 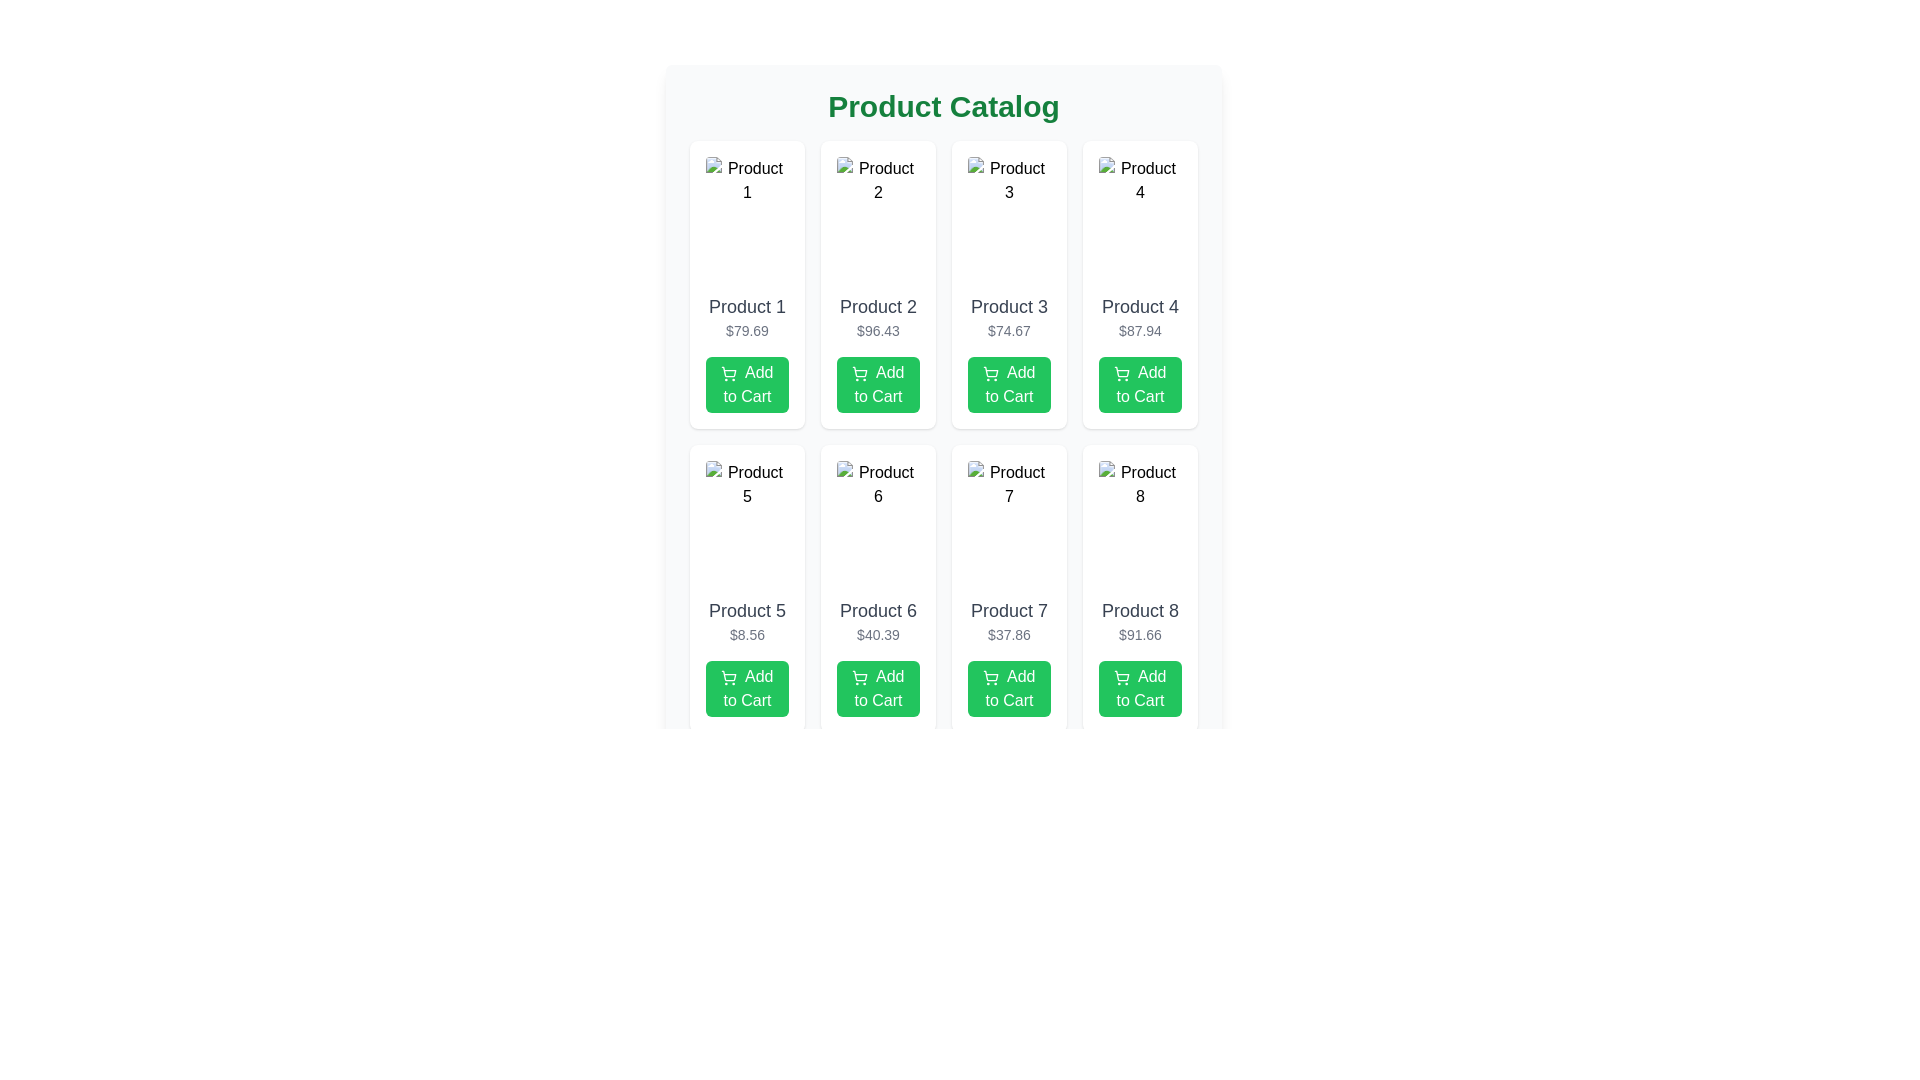 What do you see at coordinates (746, 330) in the screenshot?
I see `the price label displaying '$79.69' located below the product name 'Product 1' within the product card` at bounding box center [746, 330].